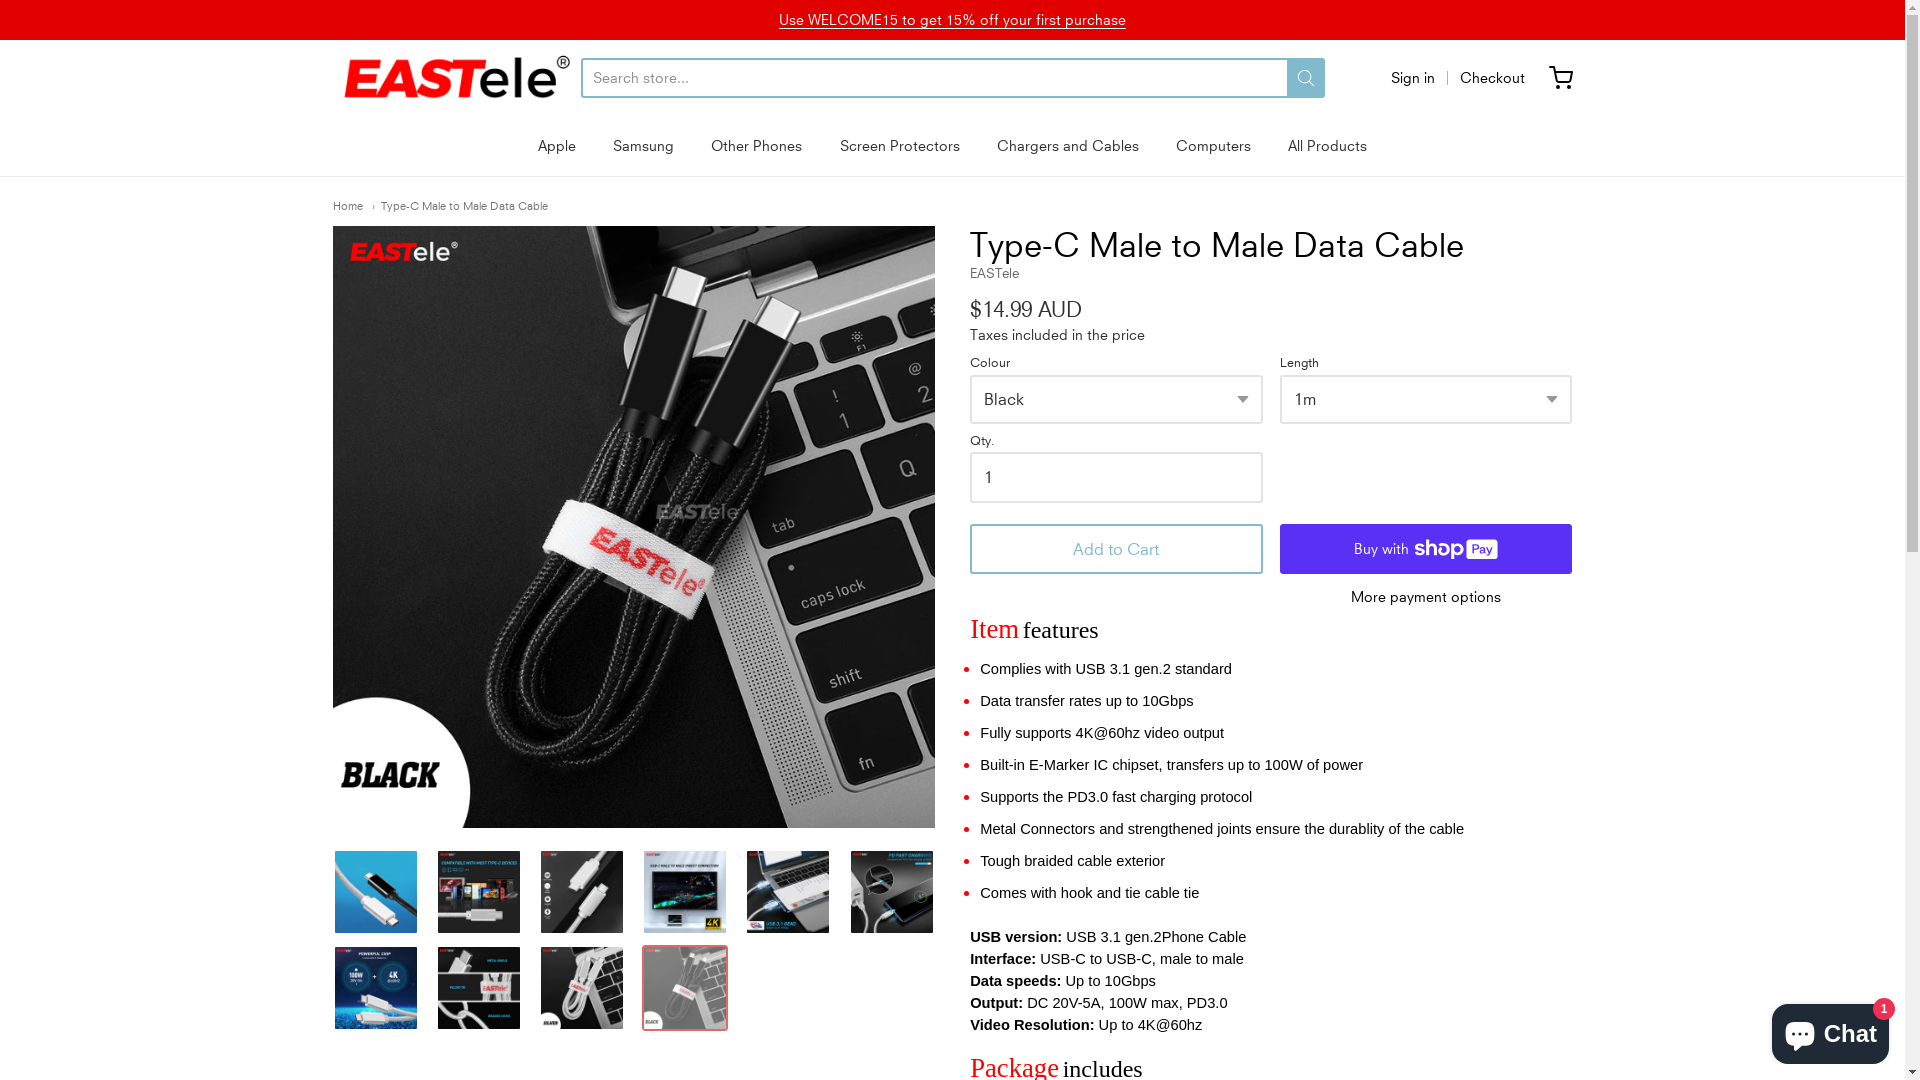  I want to click on 'Other Phones', so click(755, 145).